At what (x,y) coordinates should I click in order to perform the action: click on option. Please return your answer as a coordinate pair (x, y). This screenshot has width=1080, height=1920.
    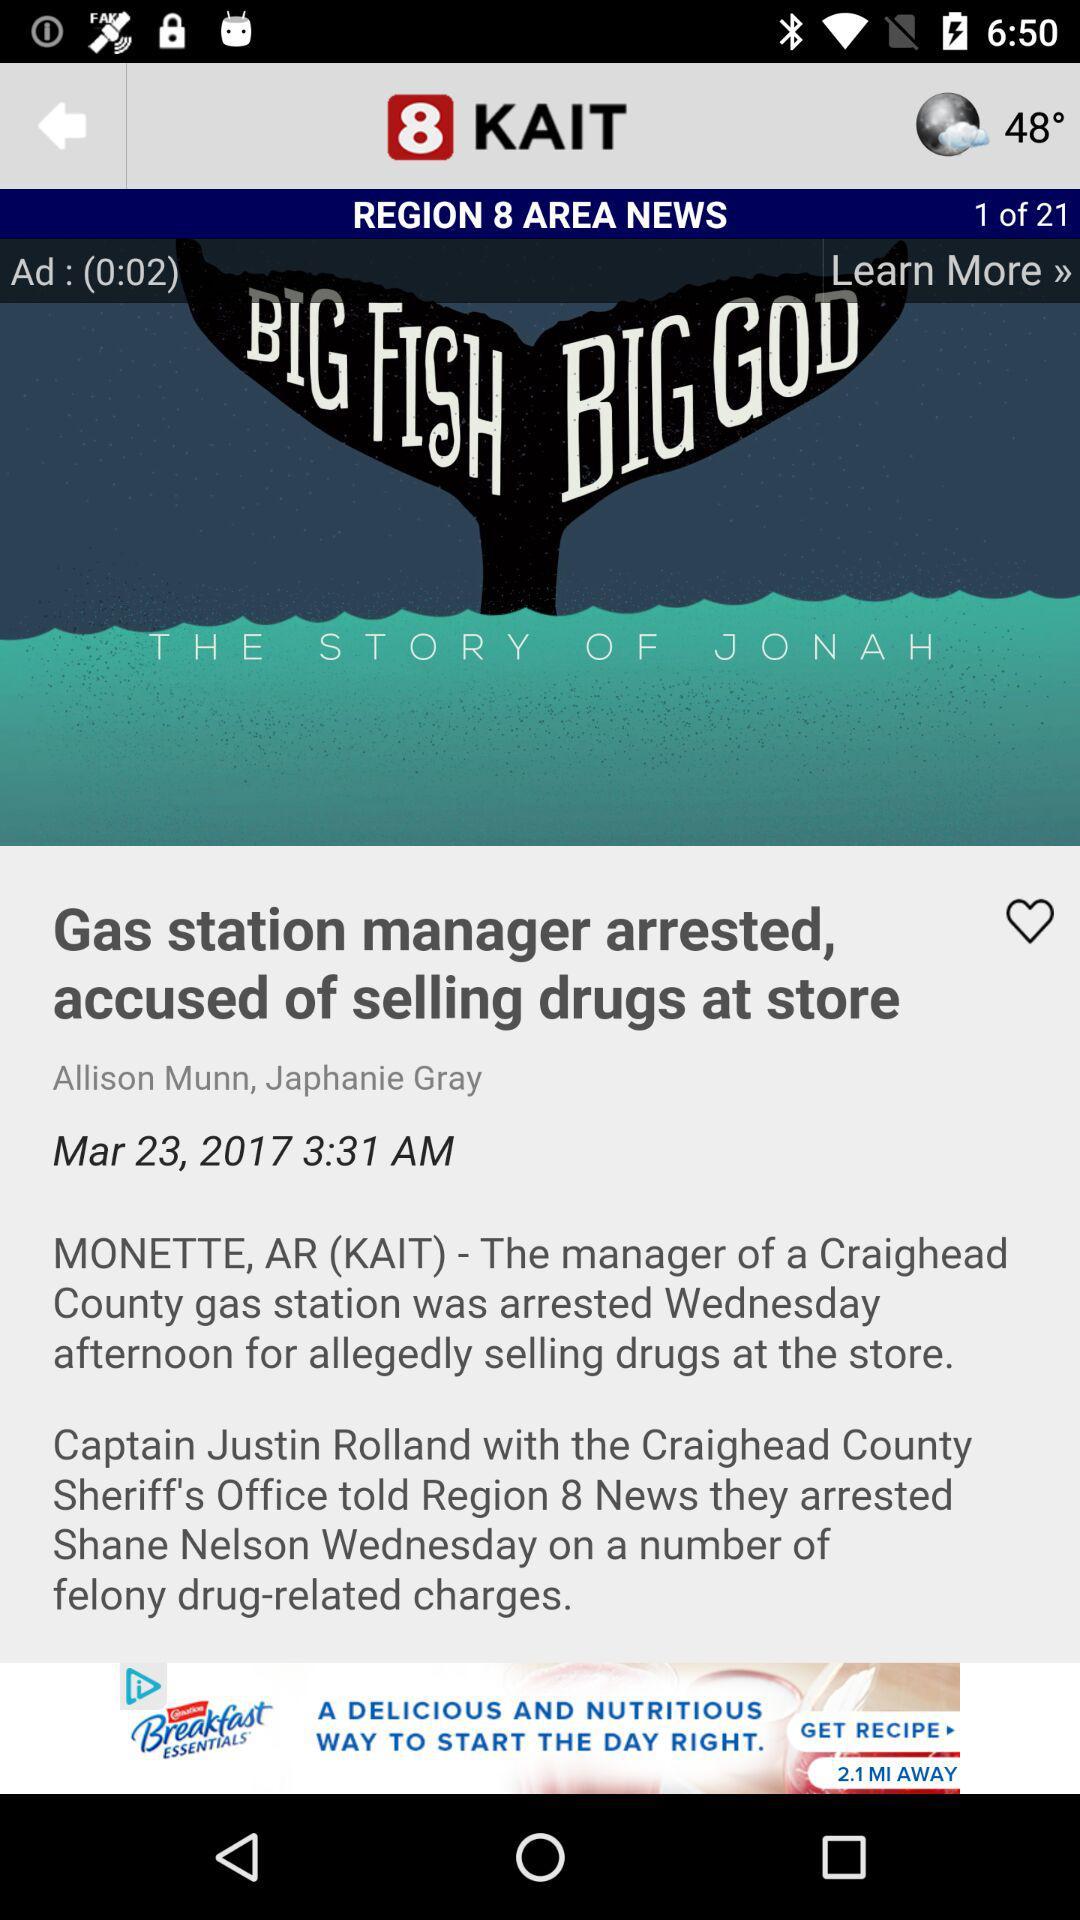
    Looking at the image, I should click on (540, 1727).